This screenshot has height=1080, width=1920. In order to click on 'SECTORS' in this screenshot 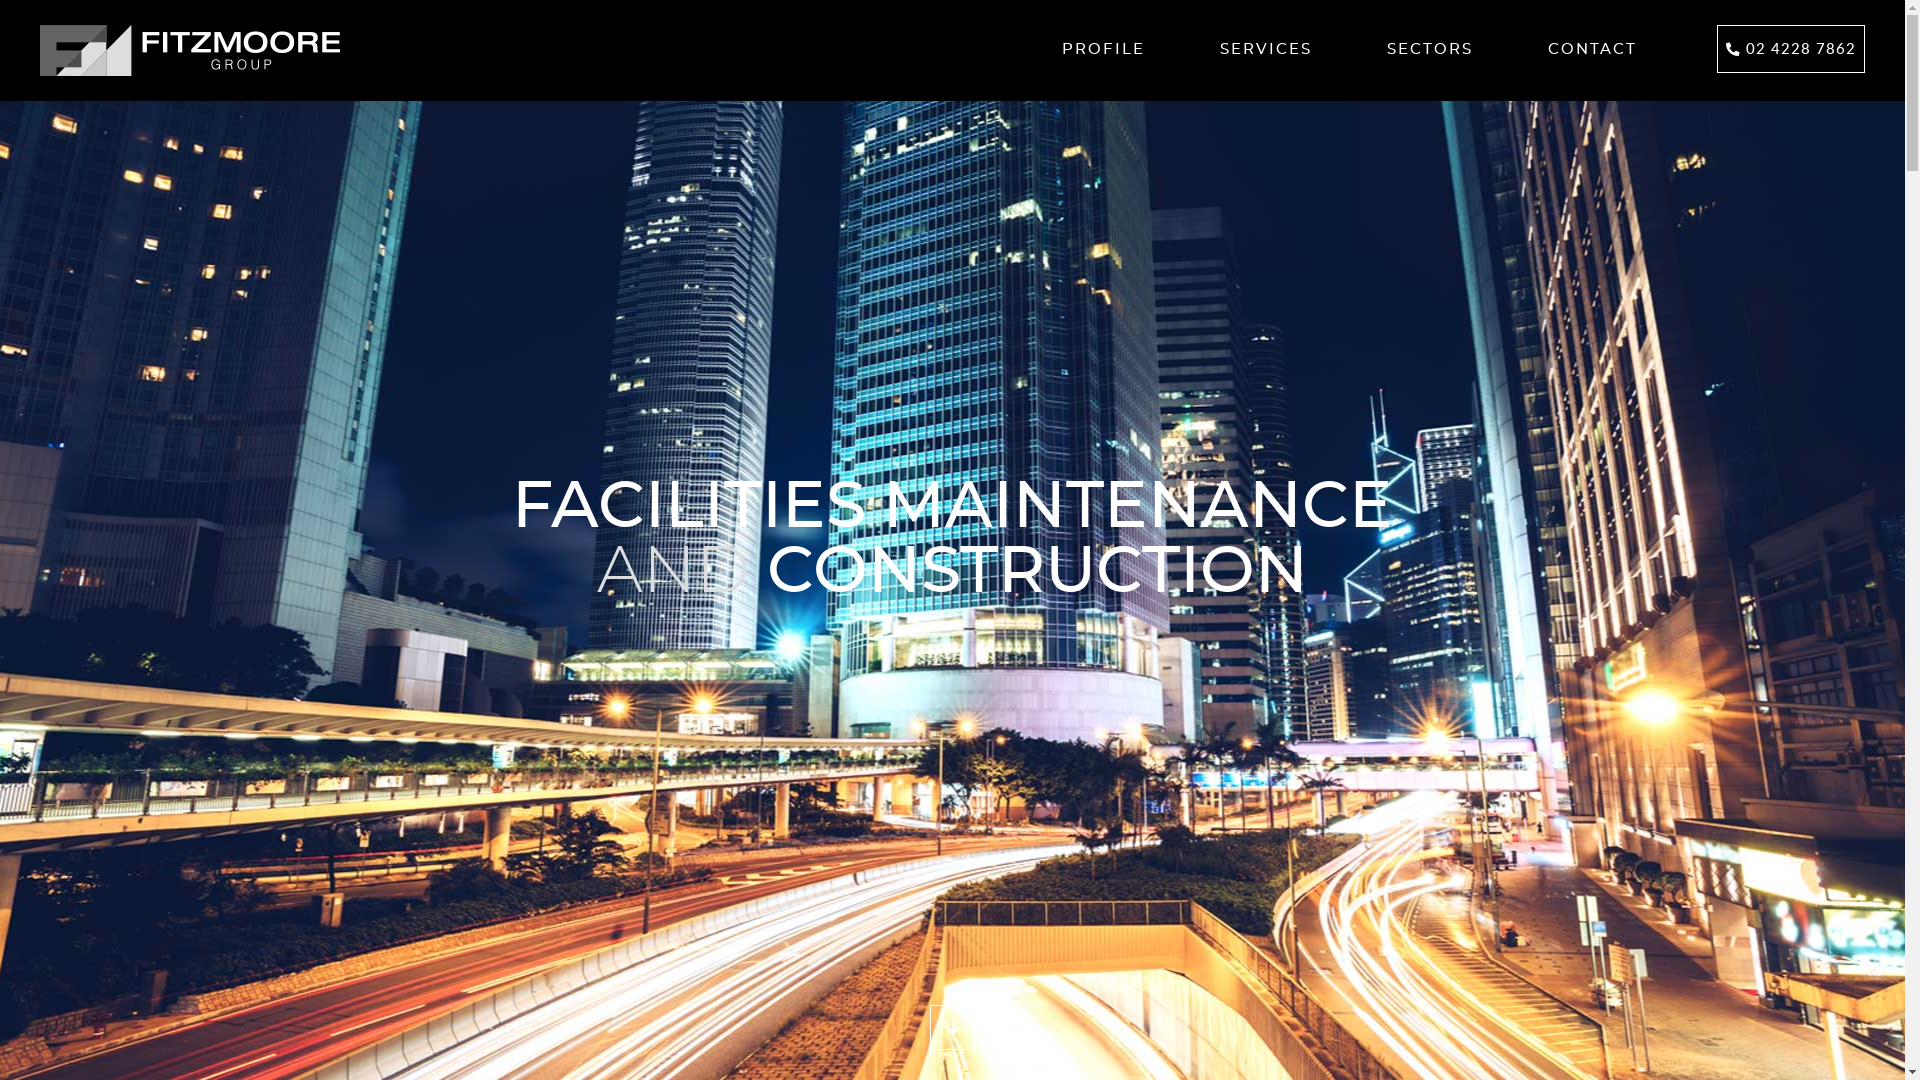, I will do `click(1429, 48)`.